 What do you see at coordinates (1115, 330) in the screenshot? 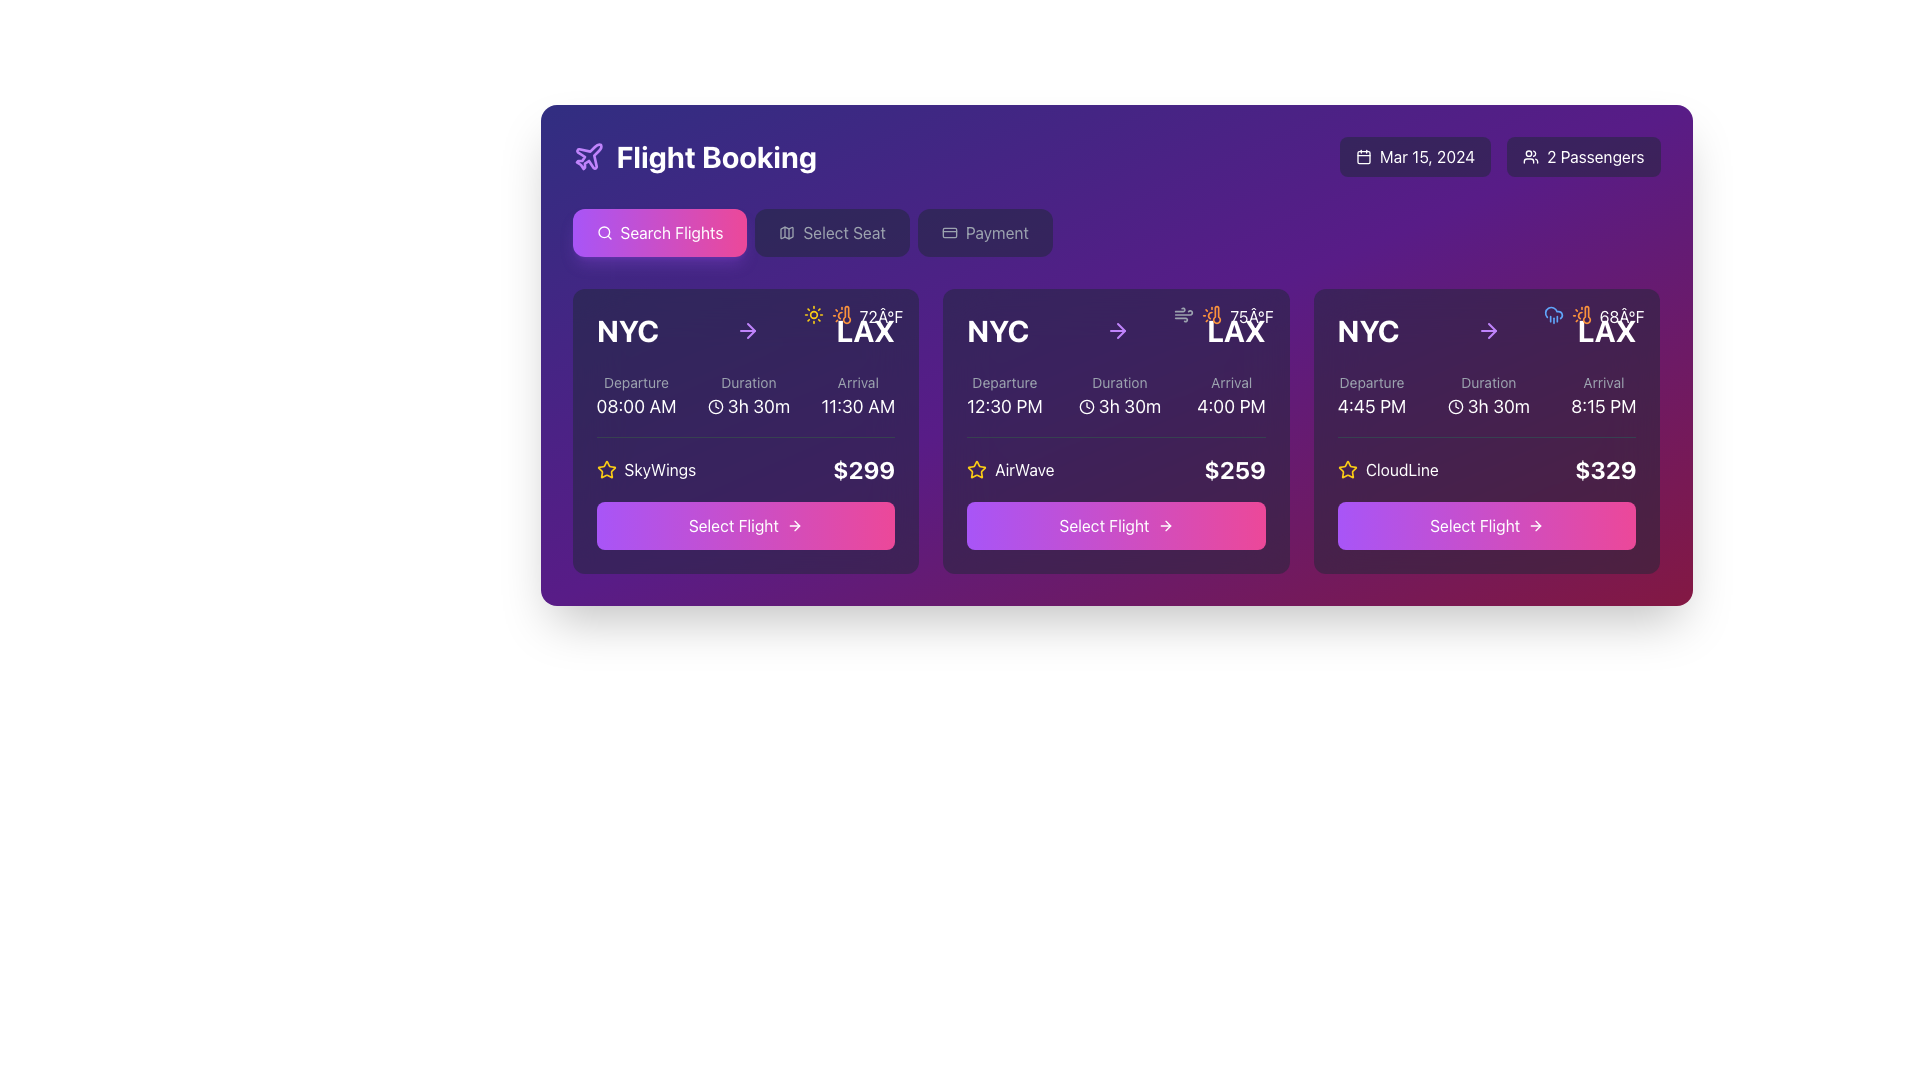
I see `the flight route label displaying 'NYC' and 'LAX' with an arrow icon, which is the second flight card in the list of flight options` at bounding box center [1115, 330].